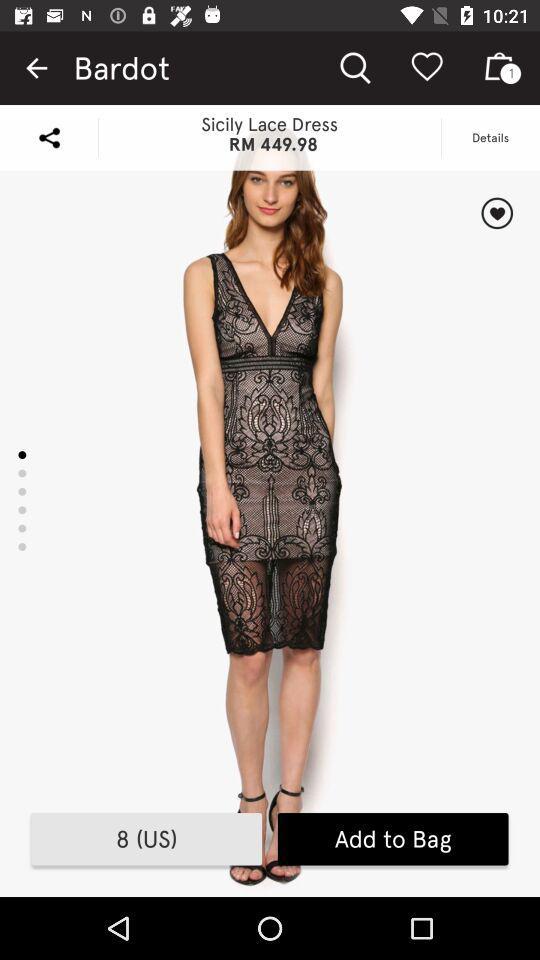 Image resolution: width=540 pixels, height=960 pixels. Describe the element at coordinates (49, 136) in the screenshot. I see `share` at that location.